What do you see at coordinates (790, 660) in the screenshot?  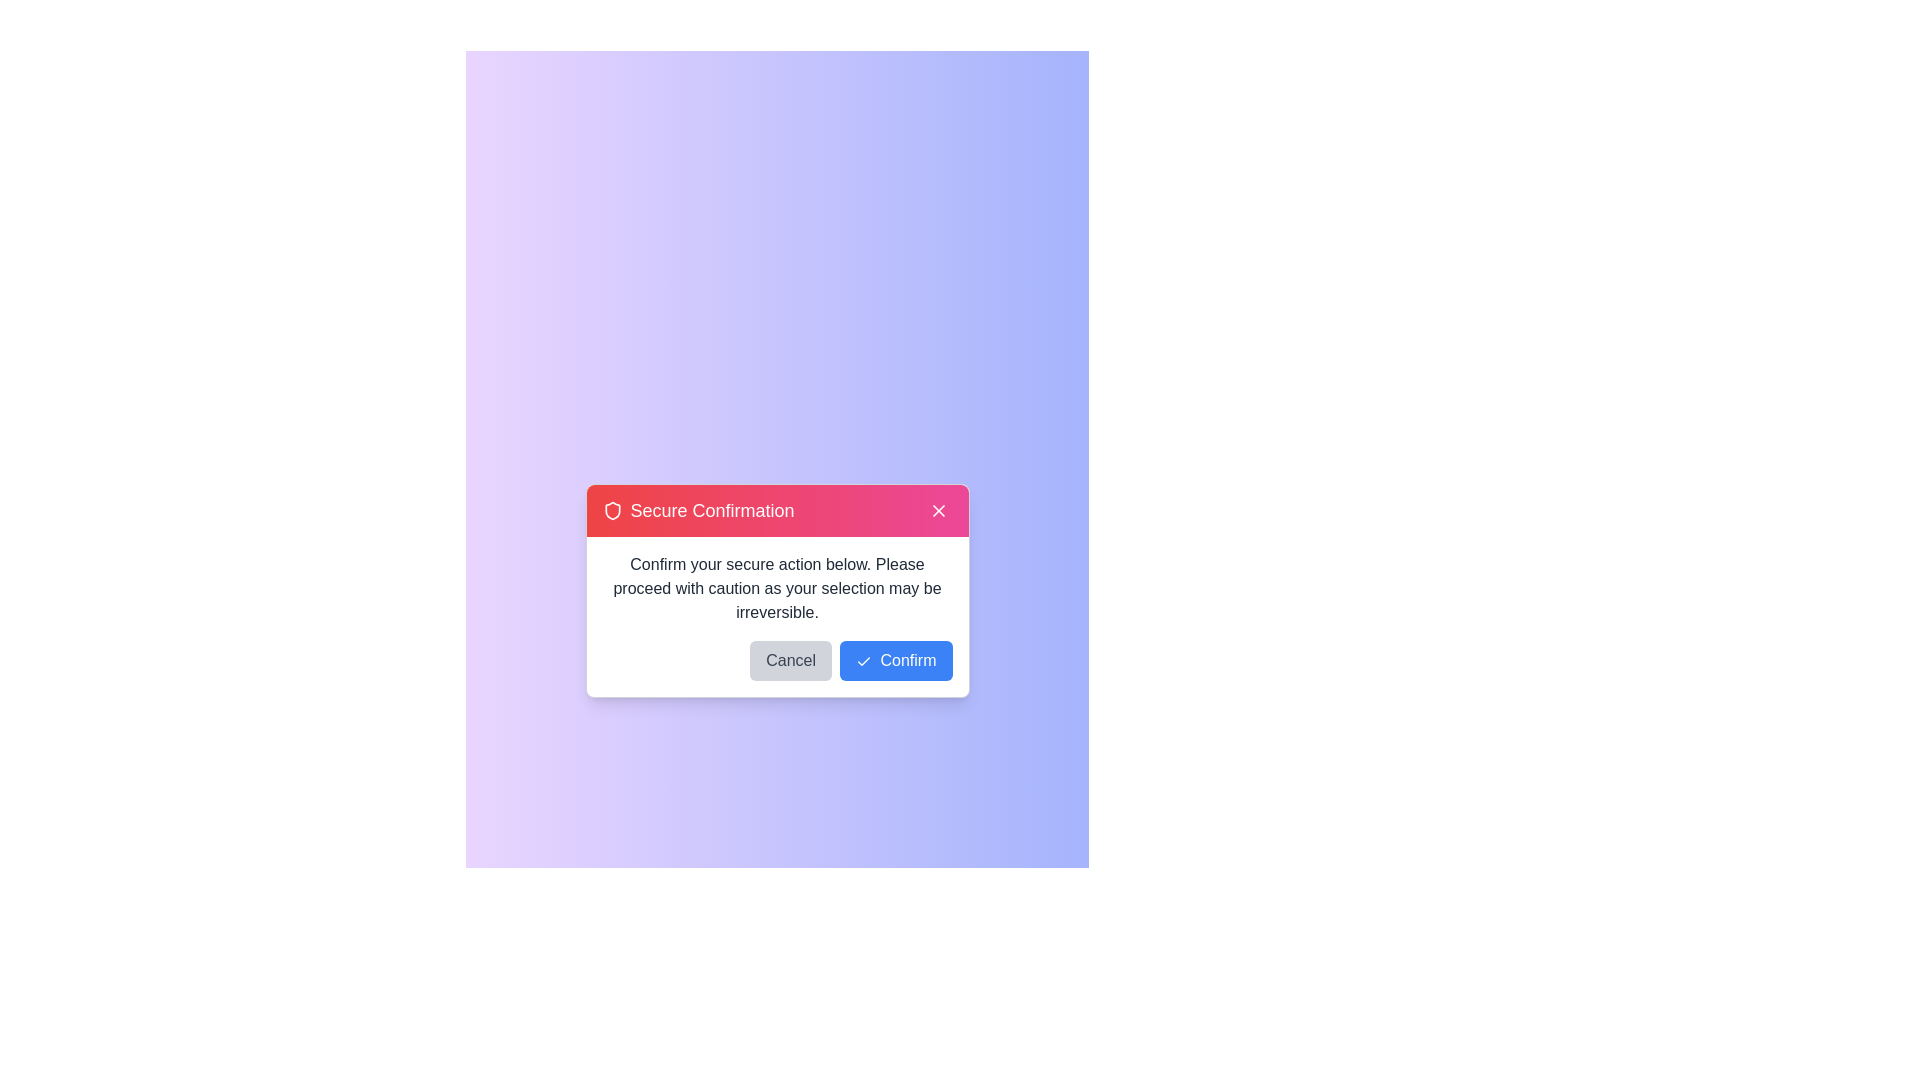 I see `the 'Cancel' button, which is a rectangular button with a gray background located to the left of the blue 'Confirm' button in the bottom-right portion of the dialog box` at bounding box center [790, 660].